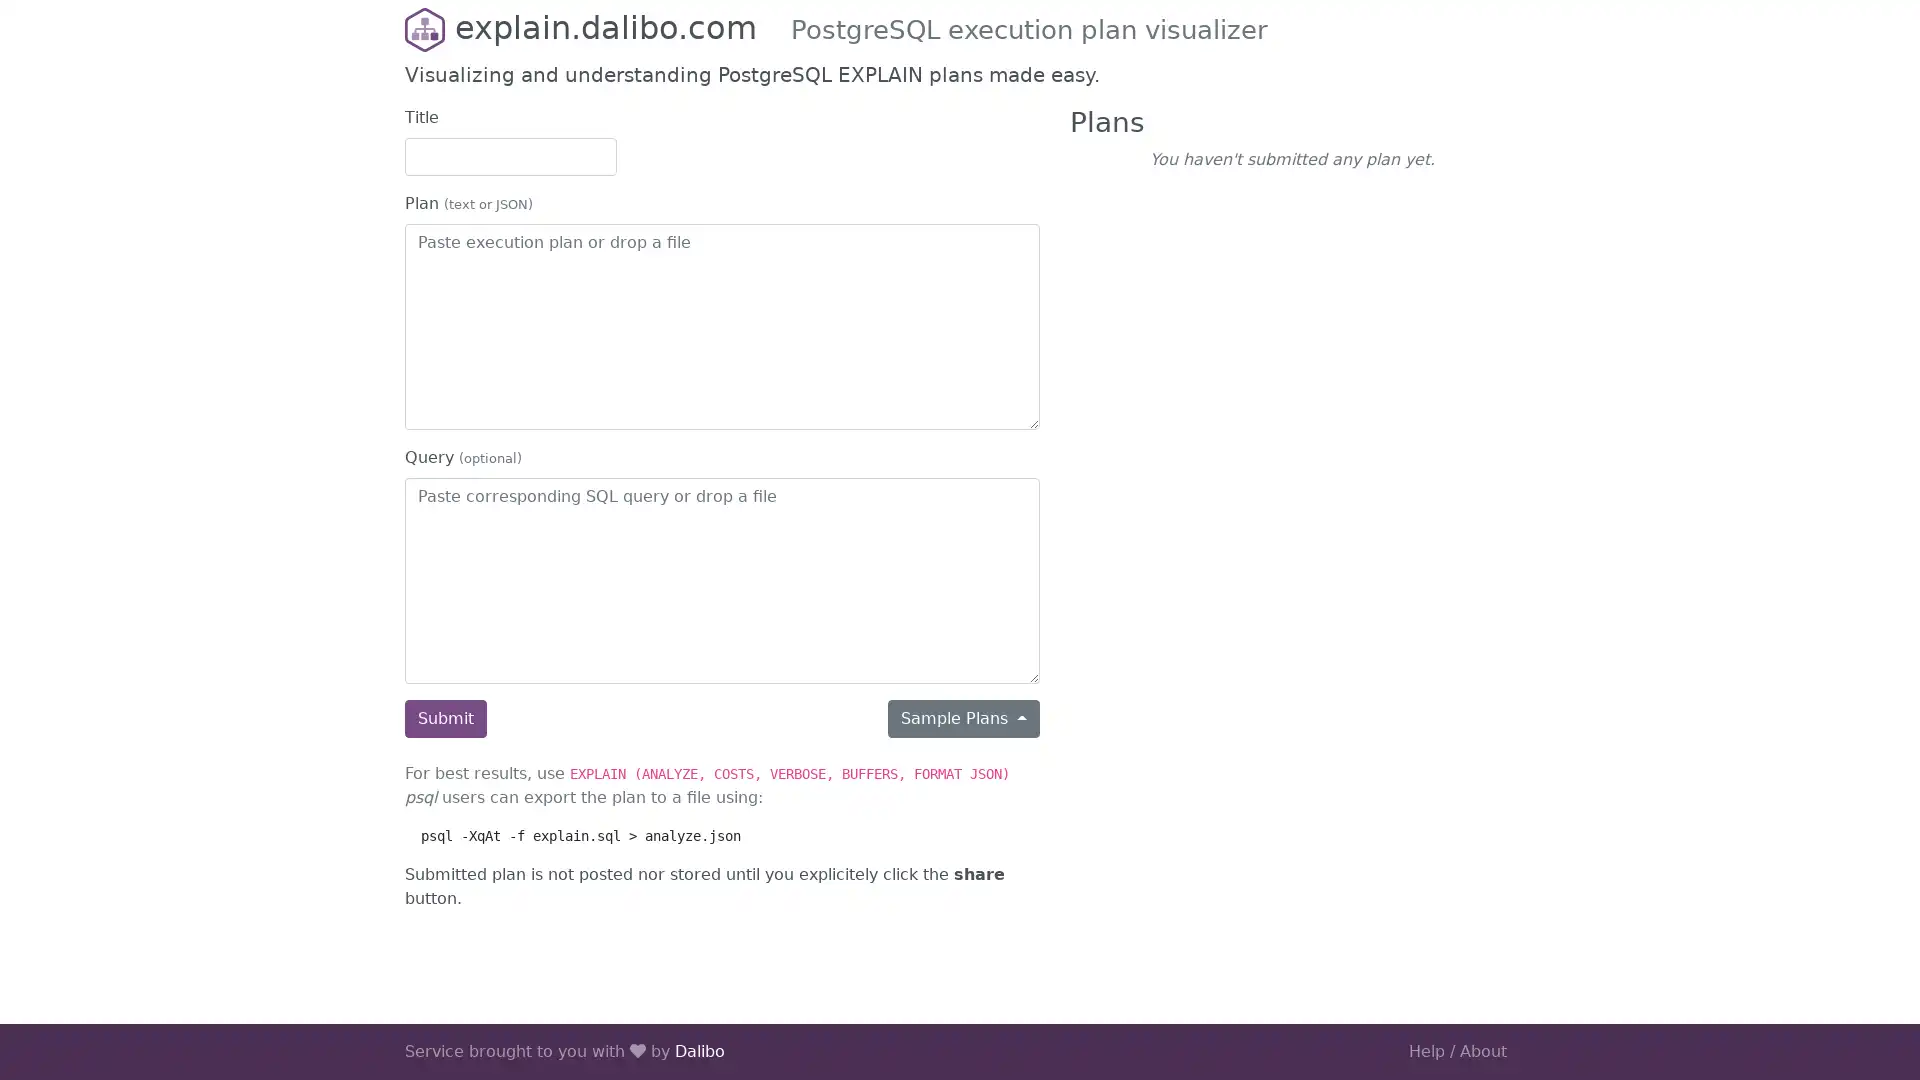 The image size is (1920, 1080). Describe the element at coordinates (445, 717) in the screenshot. I see `Submit` at that location.